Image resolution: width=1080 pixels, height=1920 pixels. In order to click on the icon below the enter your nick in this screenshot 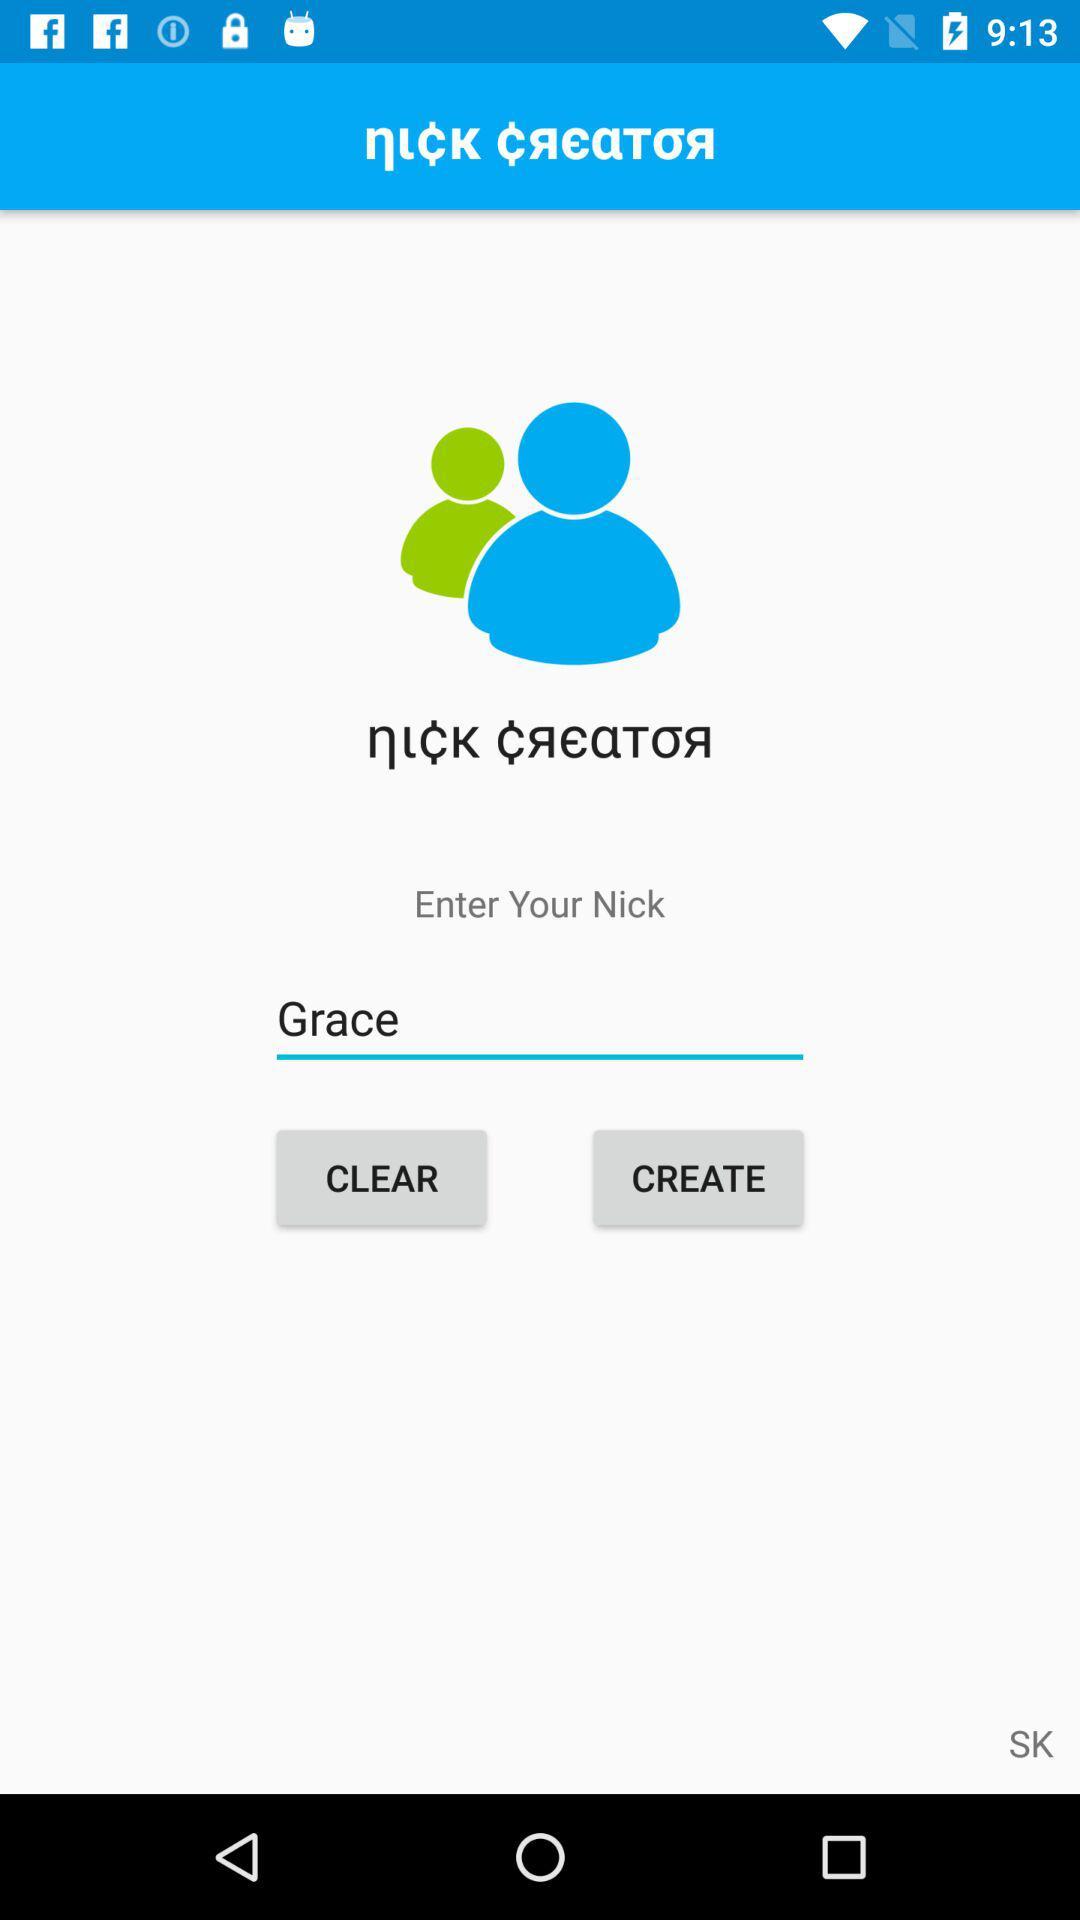, I will do `click(540, 1018)`.